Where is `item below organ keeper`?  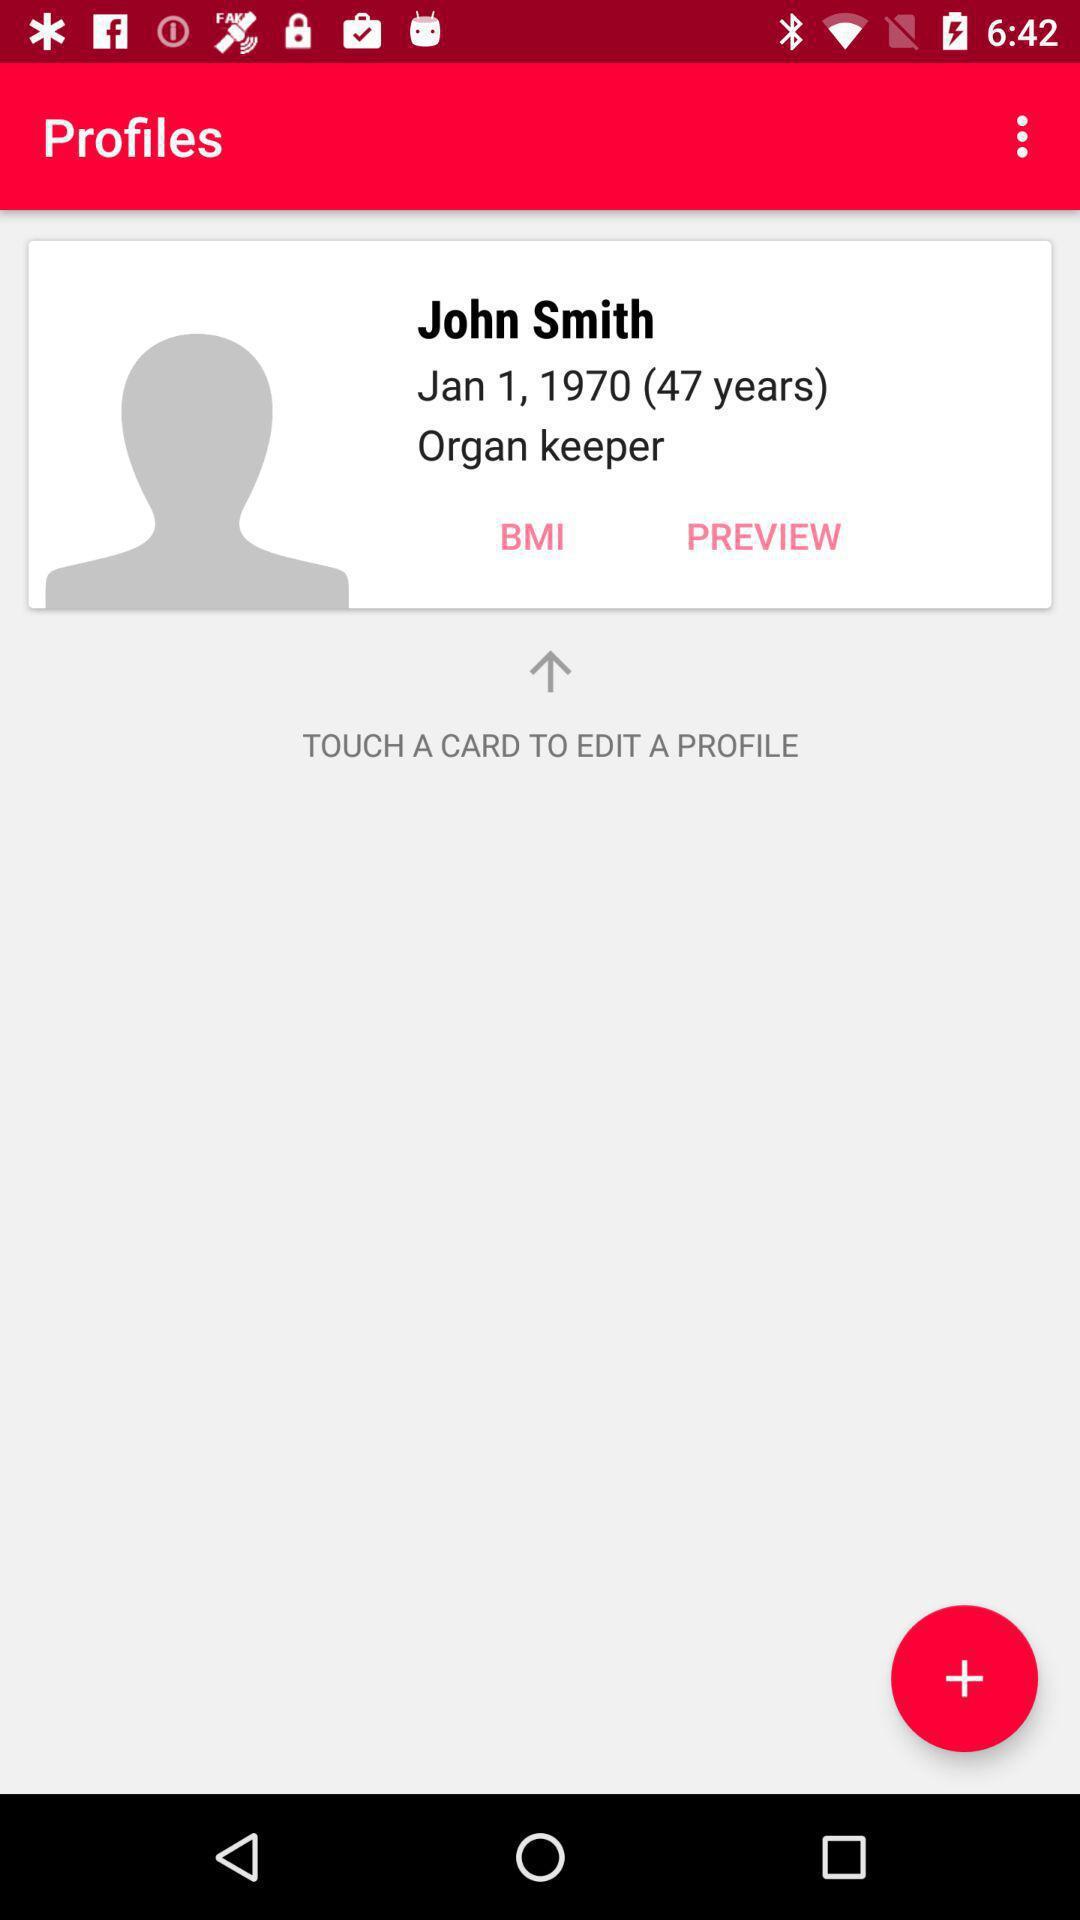 item below organ keeper is located at coordinates (531, 535).